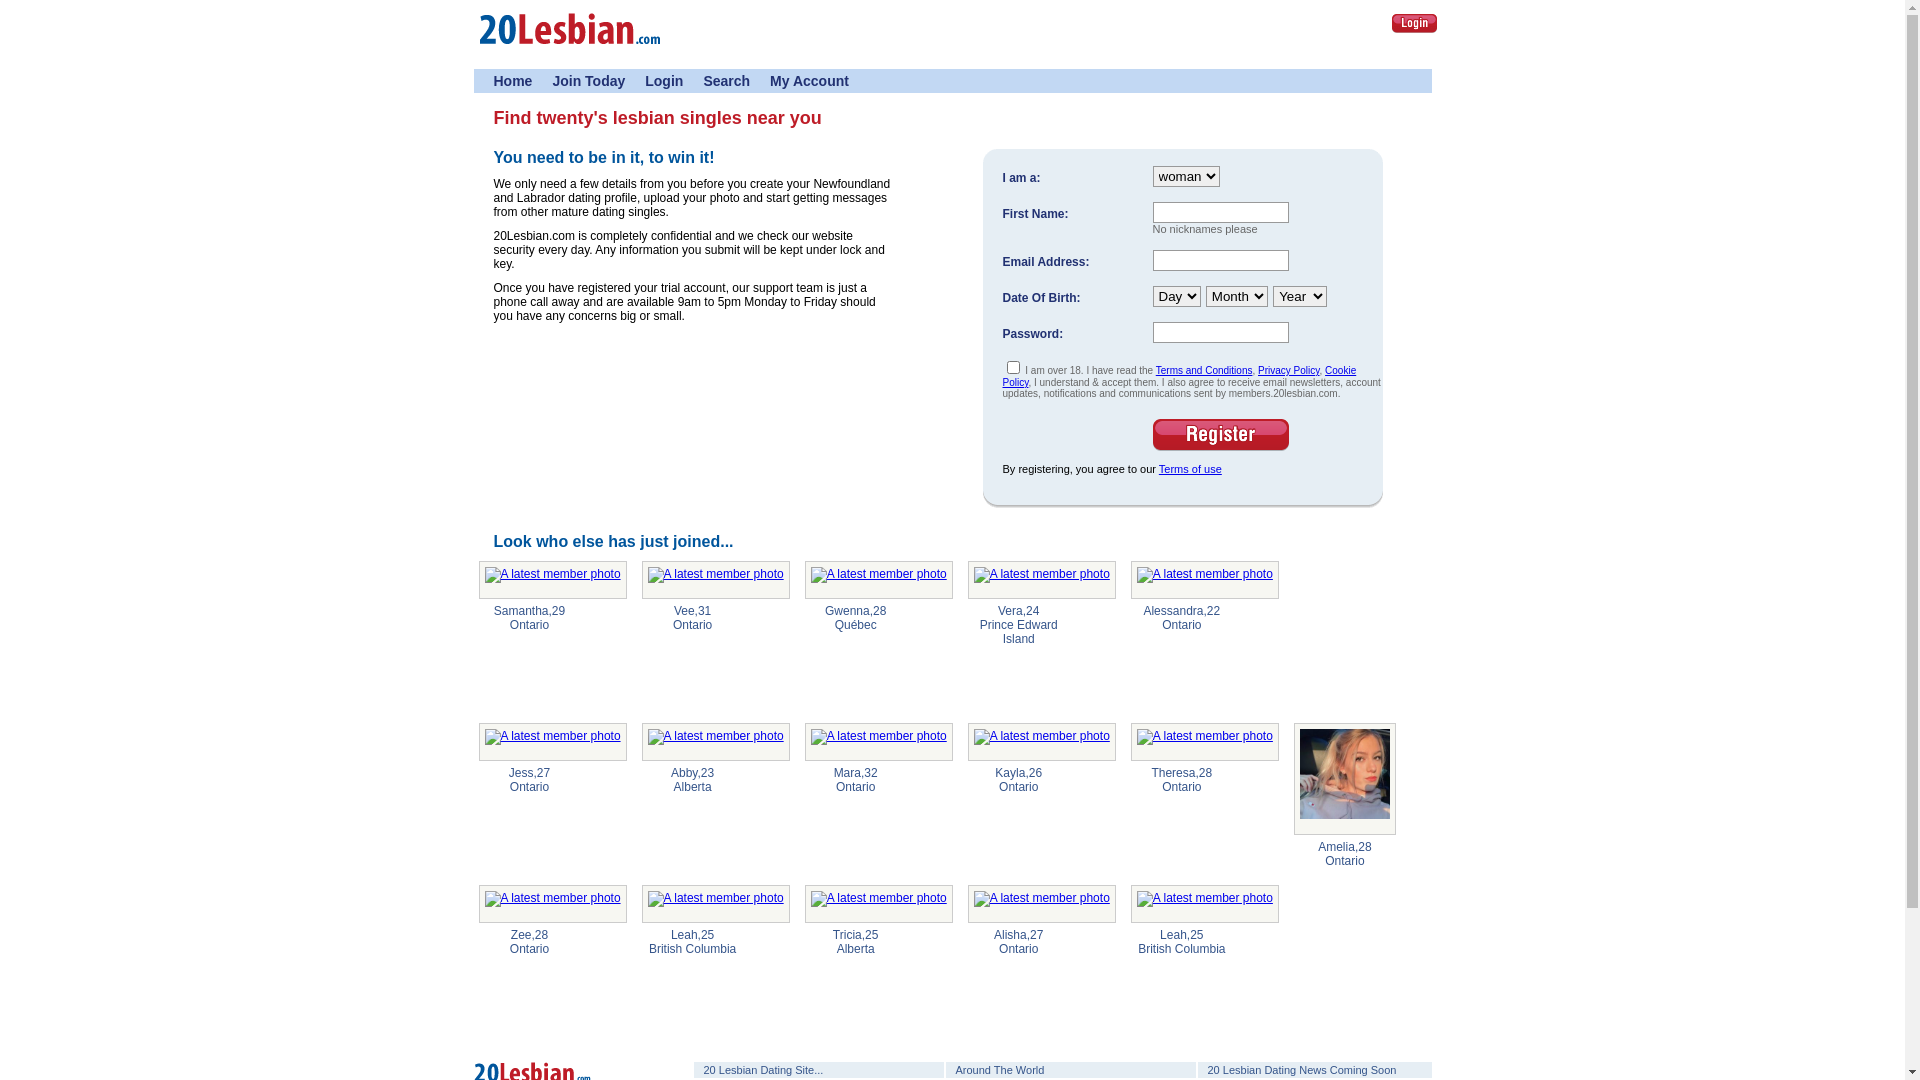  Describe the element at coordinates (1203, 741) in the screenshot. I see `'Theresa, 28 from East York, Ontario'` at that location.